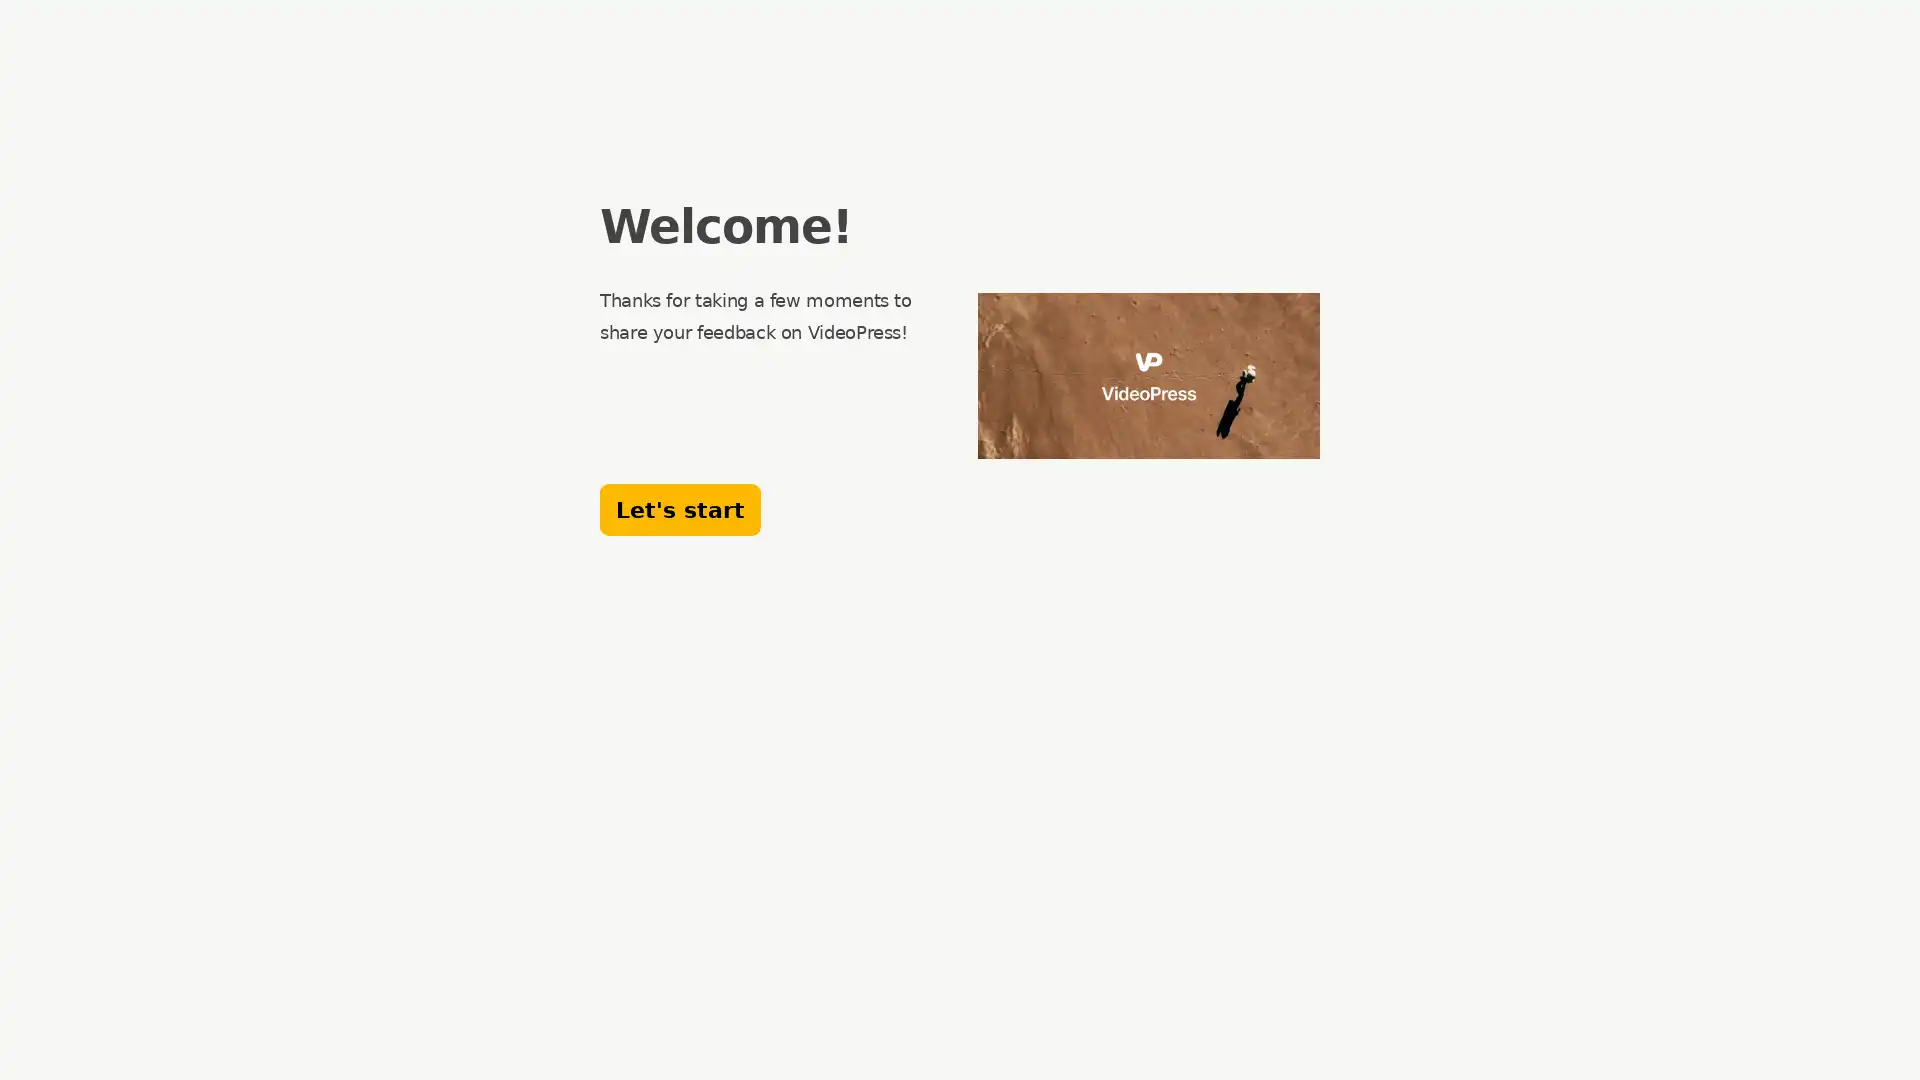  I want to click on Let's start, so click(680, 508).